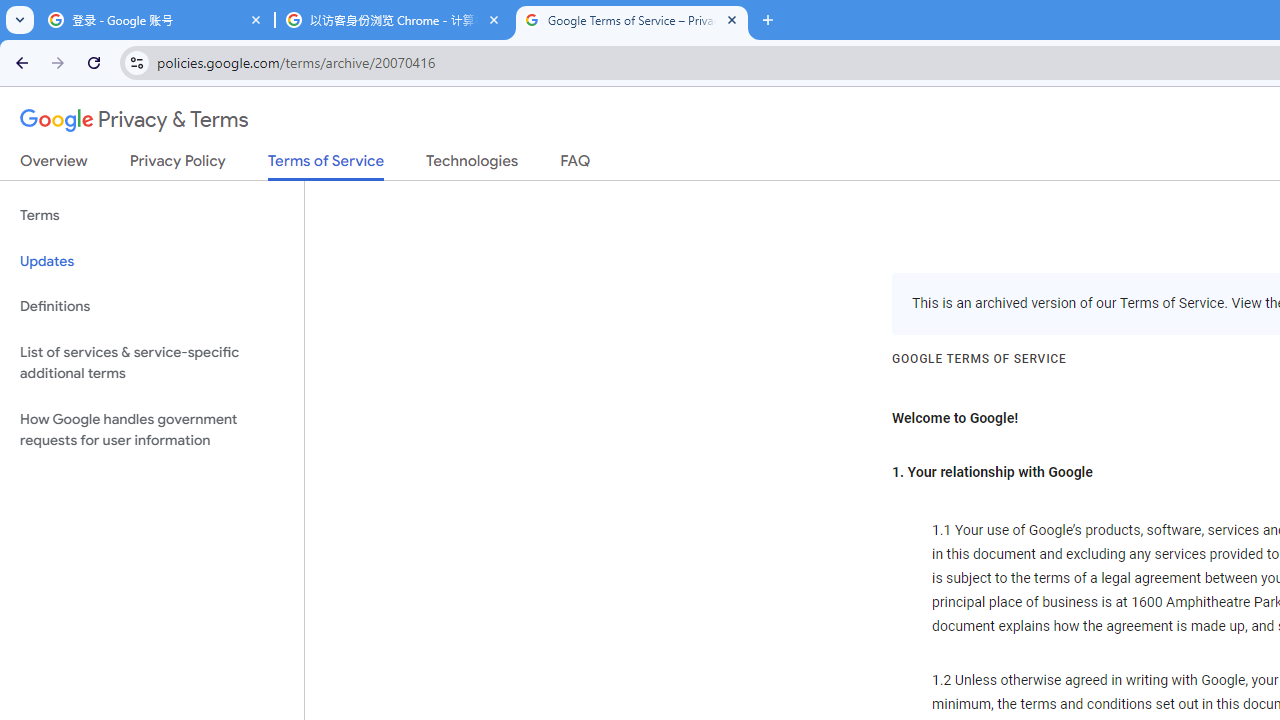  Describe the element at coordinates (151, 306) in the screenshot. I see `'Definitions'` at that location.